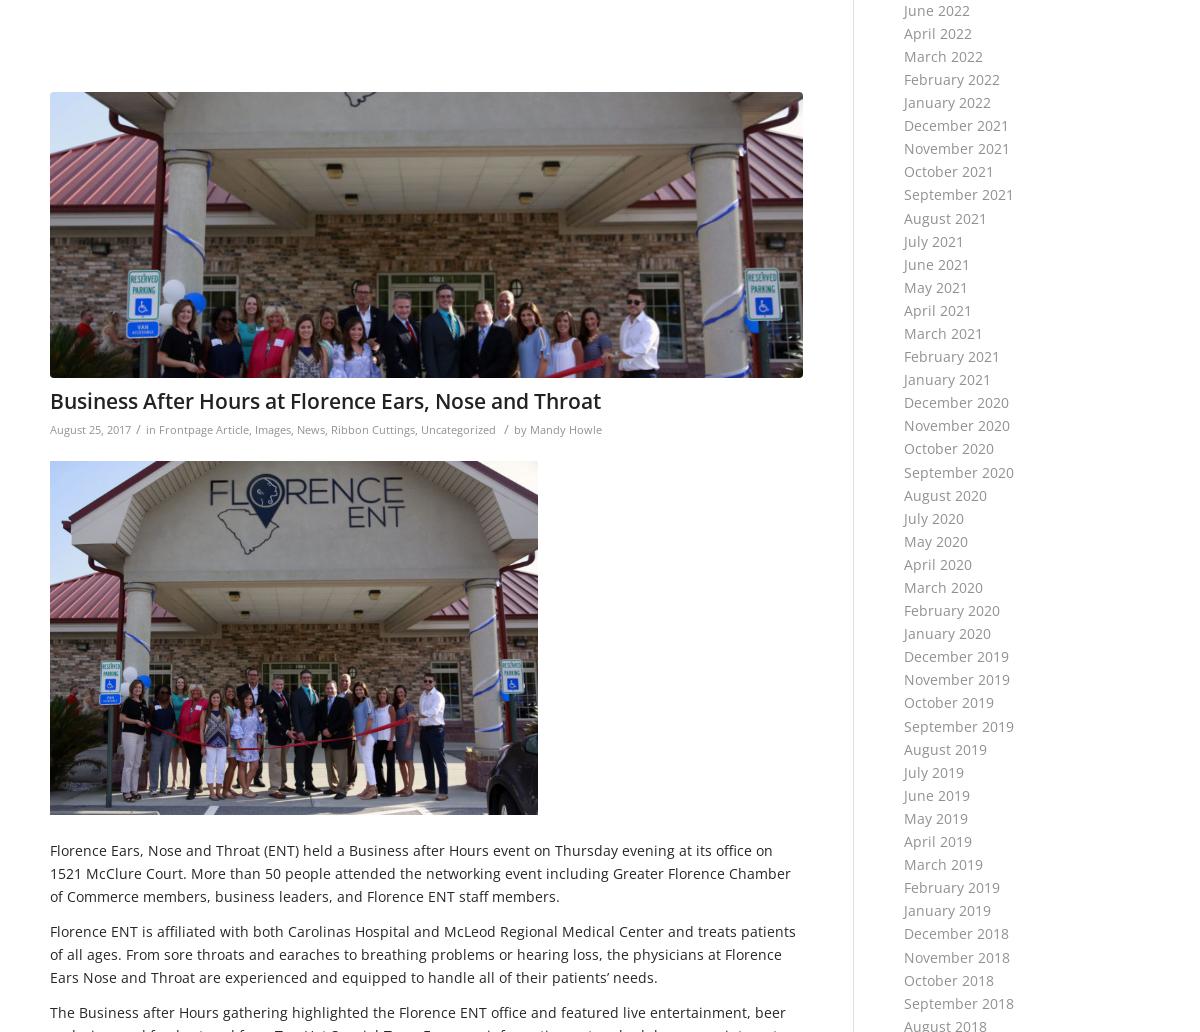 This screenshot has width=1200, height=1032. I want to click on 'March 2021', so click(903, 332).